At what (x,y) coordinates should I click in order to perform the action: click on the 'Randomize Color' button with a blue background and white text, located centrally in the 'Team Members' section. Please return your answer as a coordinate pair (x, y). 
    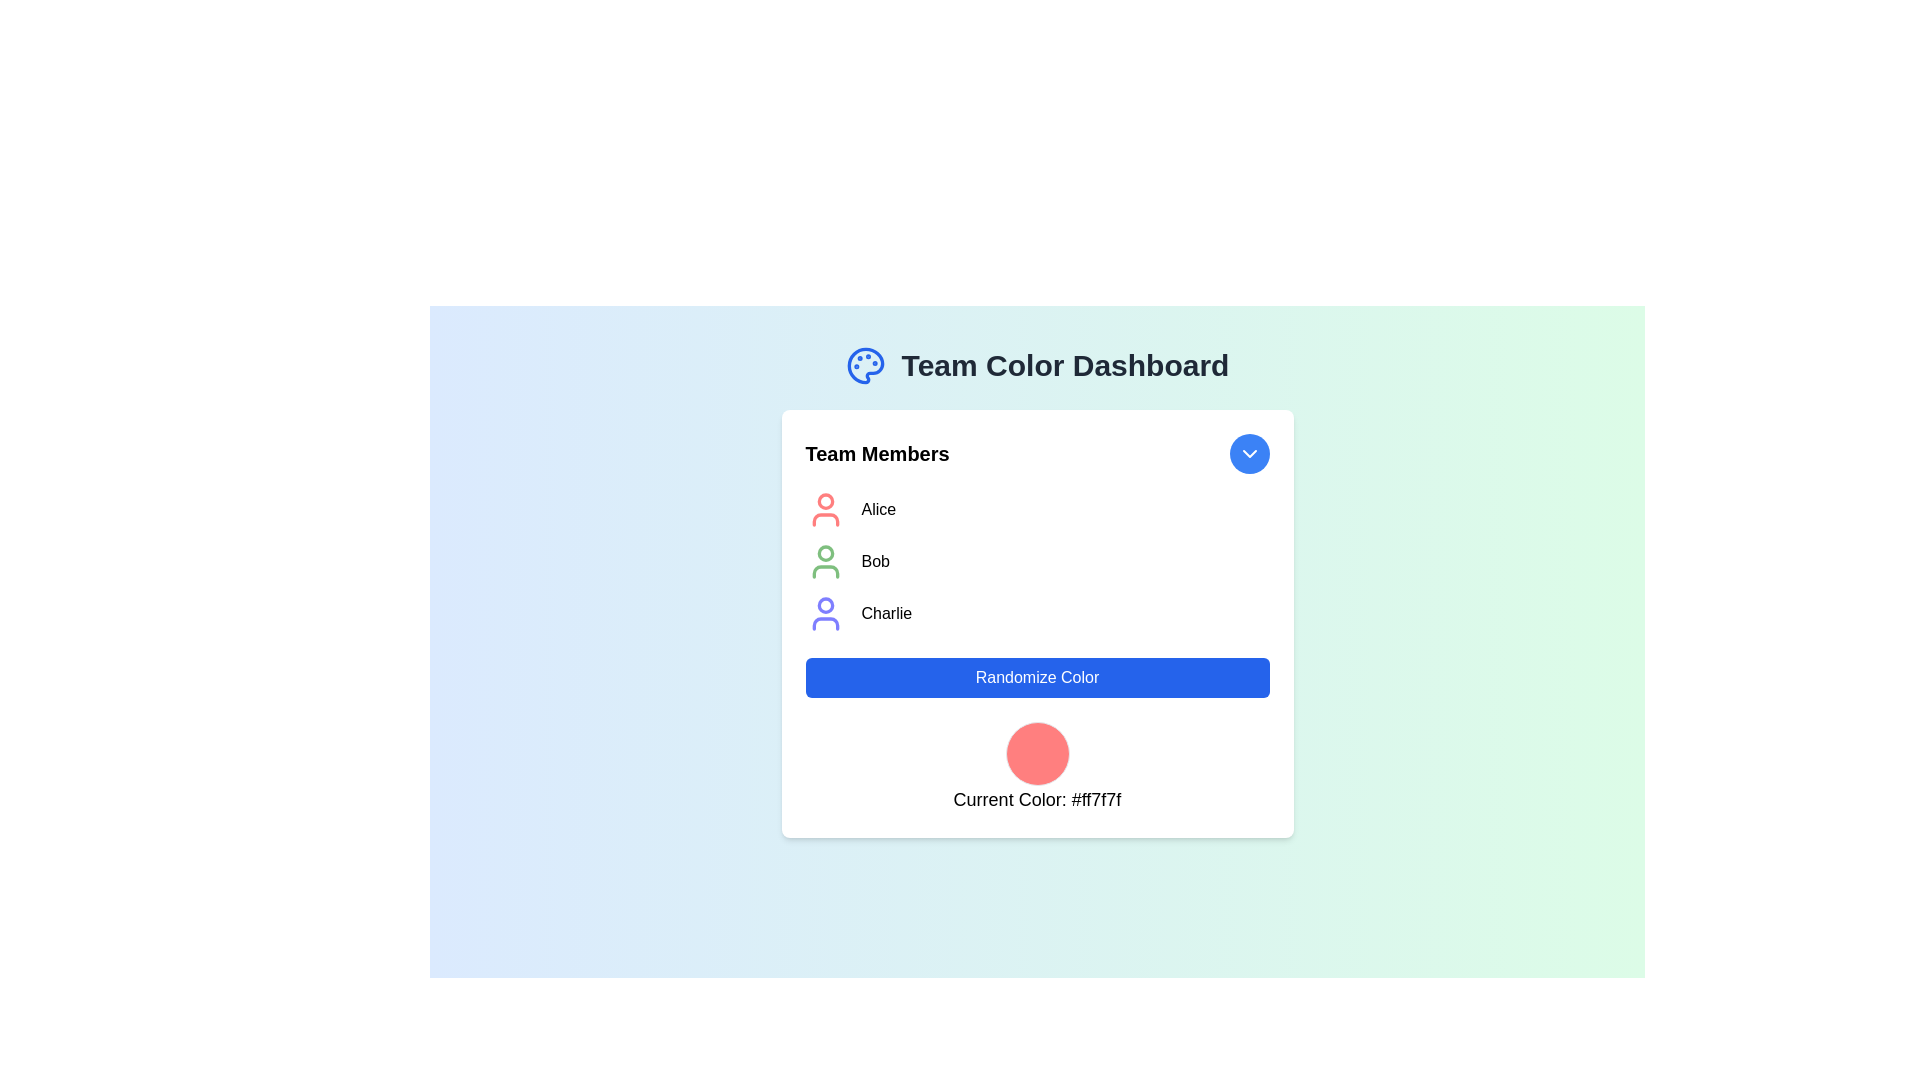
    Looking at the image, I should click on (1037, 677).